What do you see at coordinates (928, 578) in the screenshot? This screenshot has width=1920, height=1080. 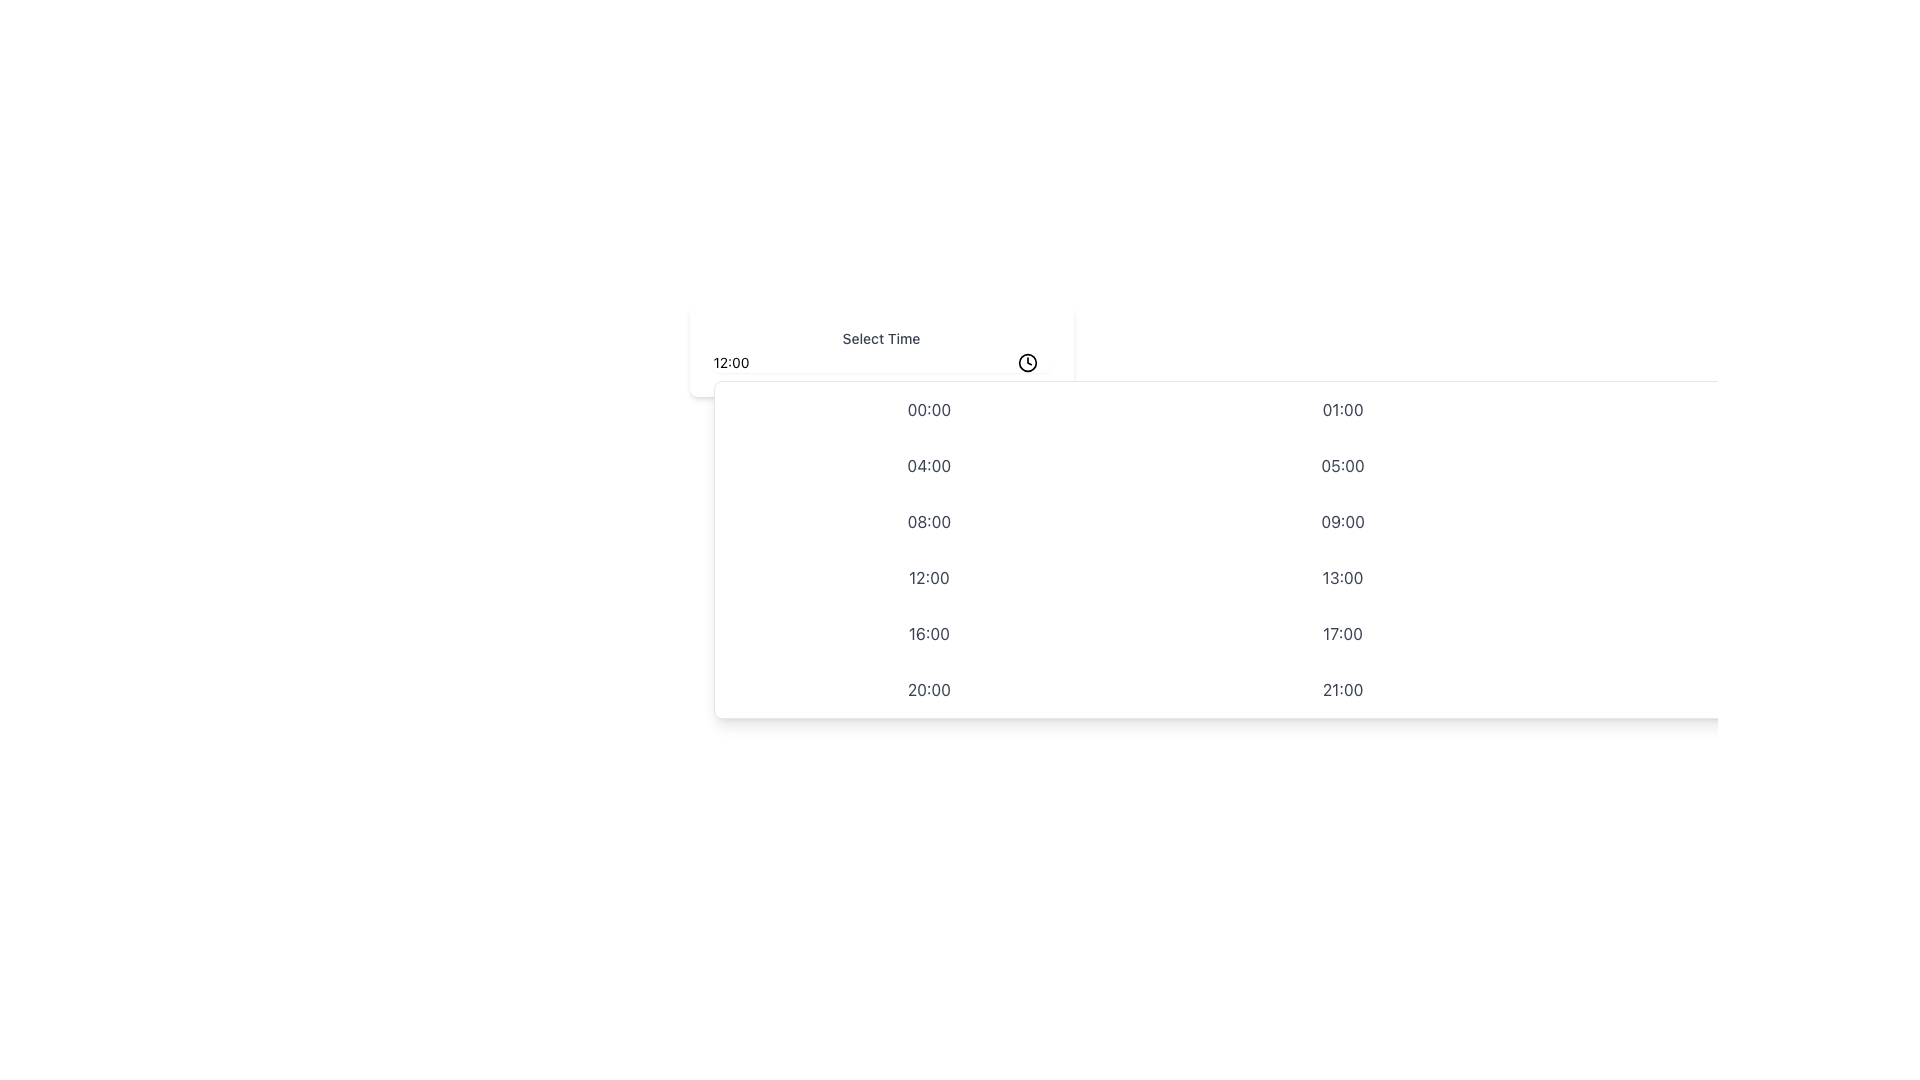 I see `the button in the third row and first column of the grid layout` at bounding box center [928, 578].